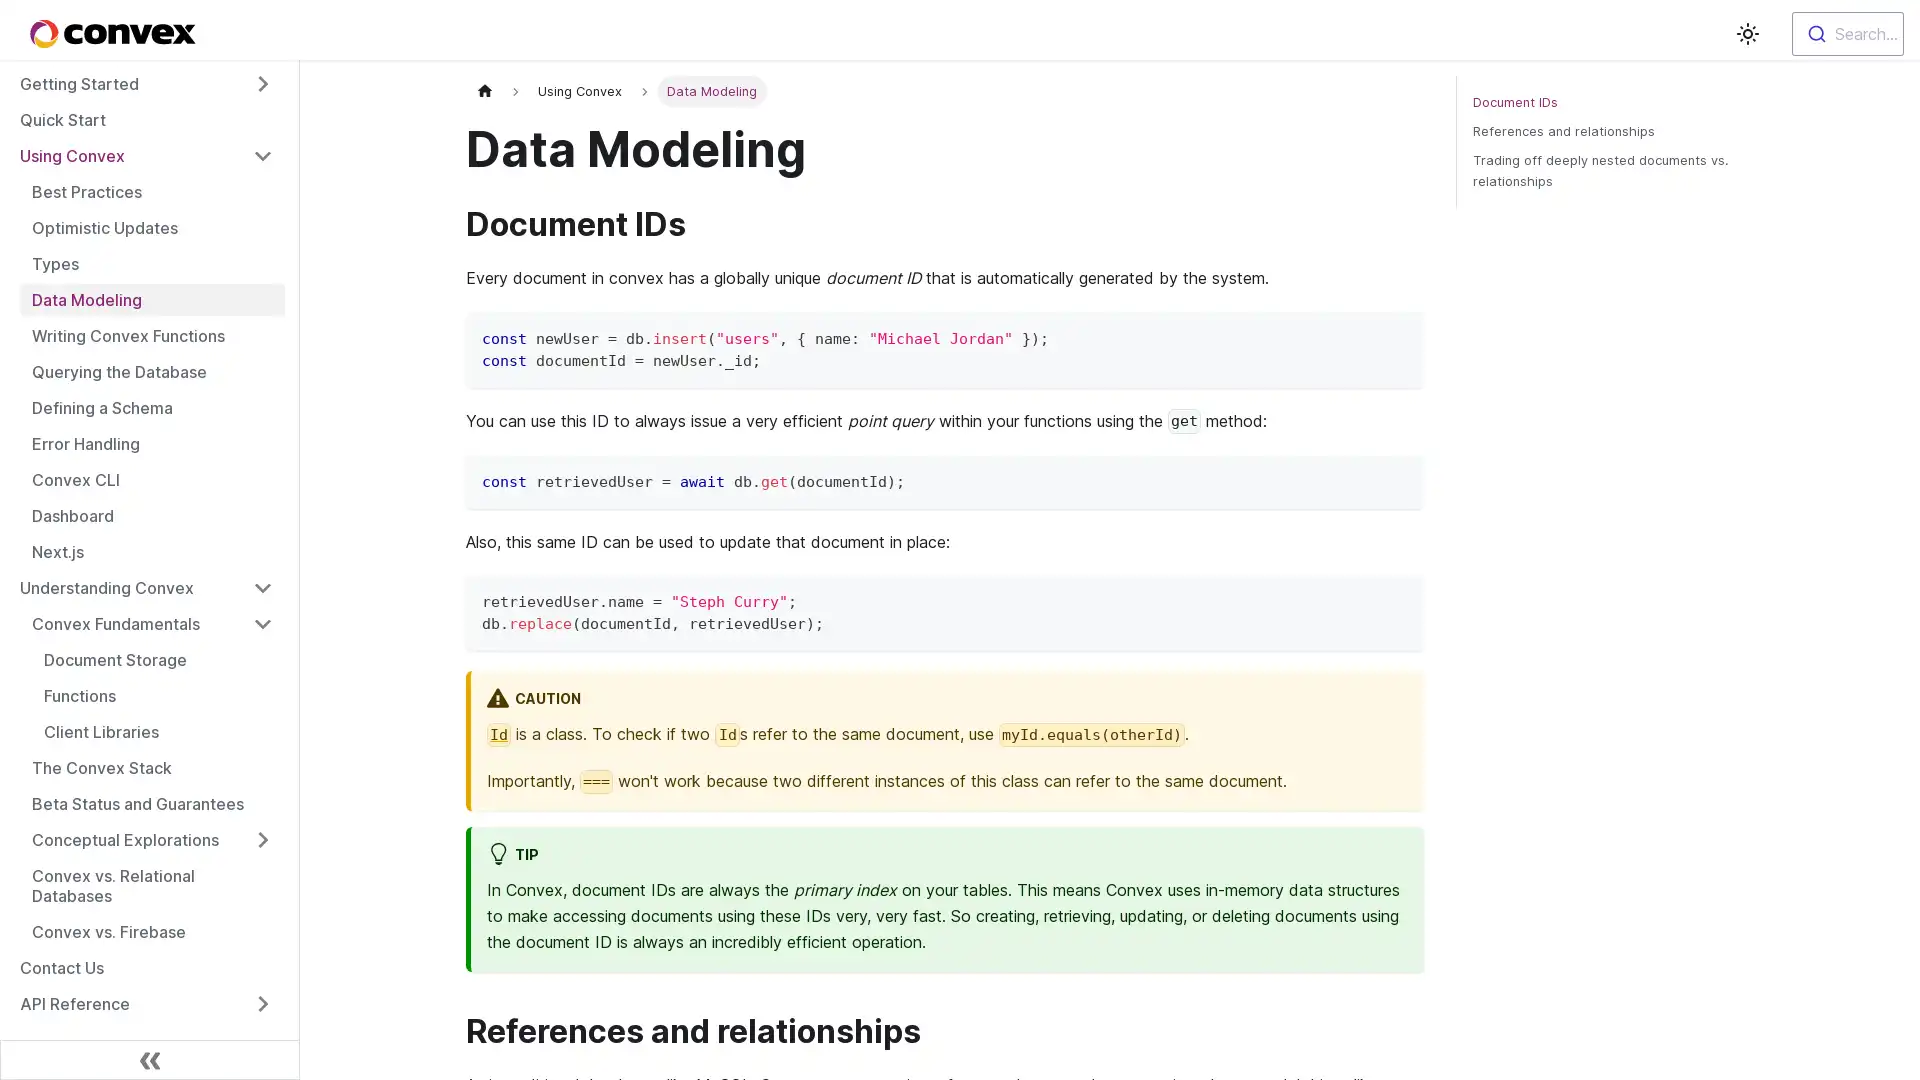 This screenshot has height=1080, width=1920. What do you see at coordinates (1398, 597) in the screenshot?
I see `Copy code to clipboard` at bounding box center [1398, 597].